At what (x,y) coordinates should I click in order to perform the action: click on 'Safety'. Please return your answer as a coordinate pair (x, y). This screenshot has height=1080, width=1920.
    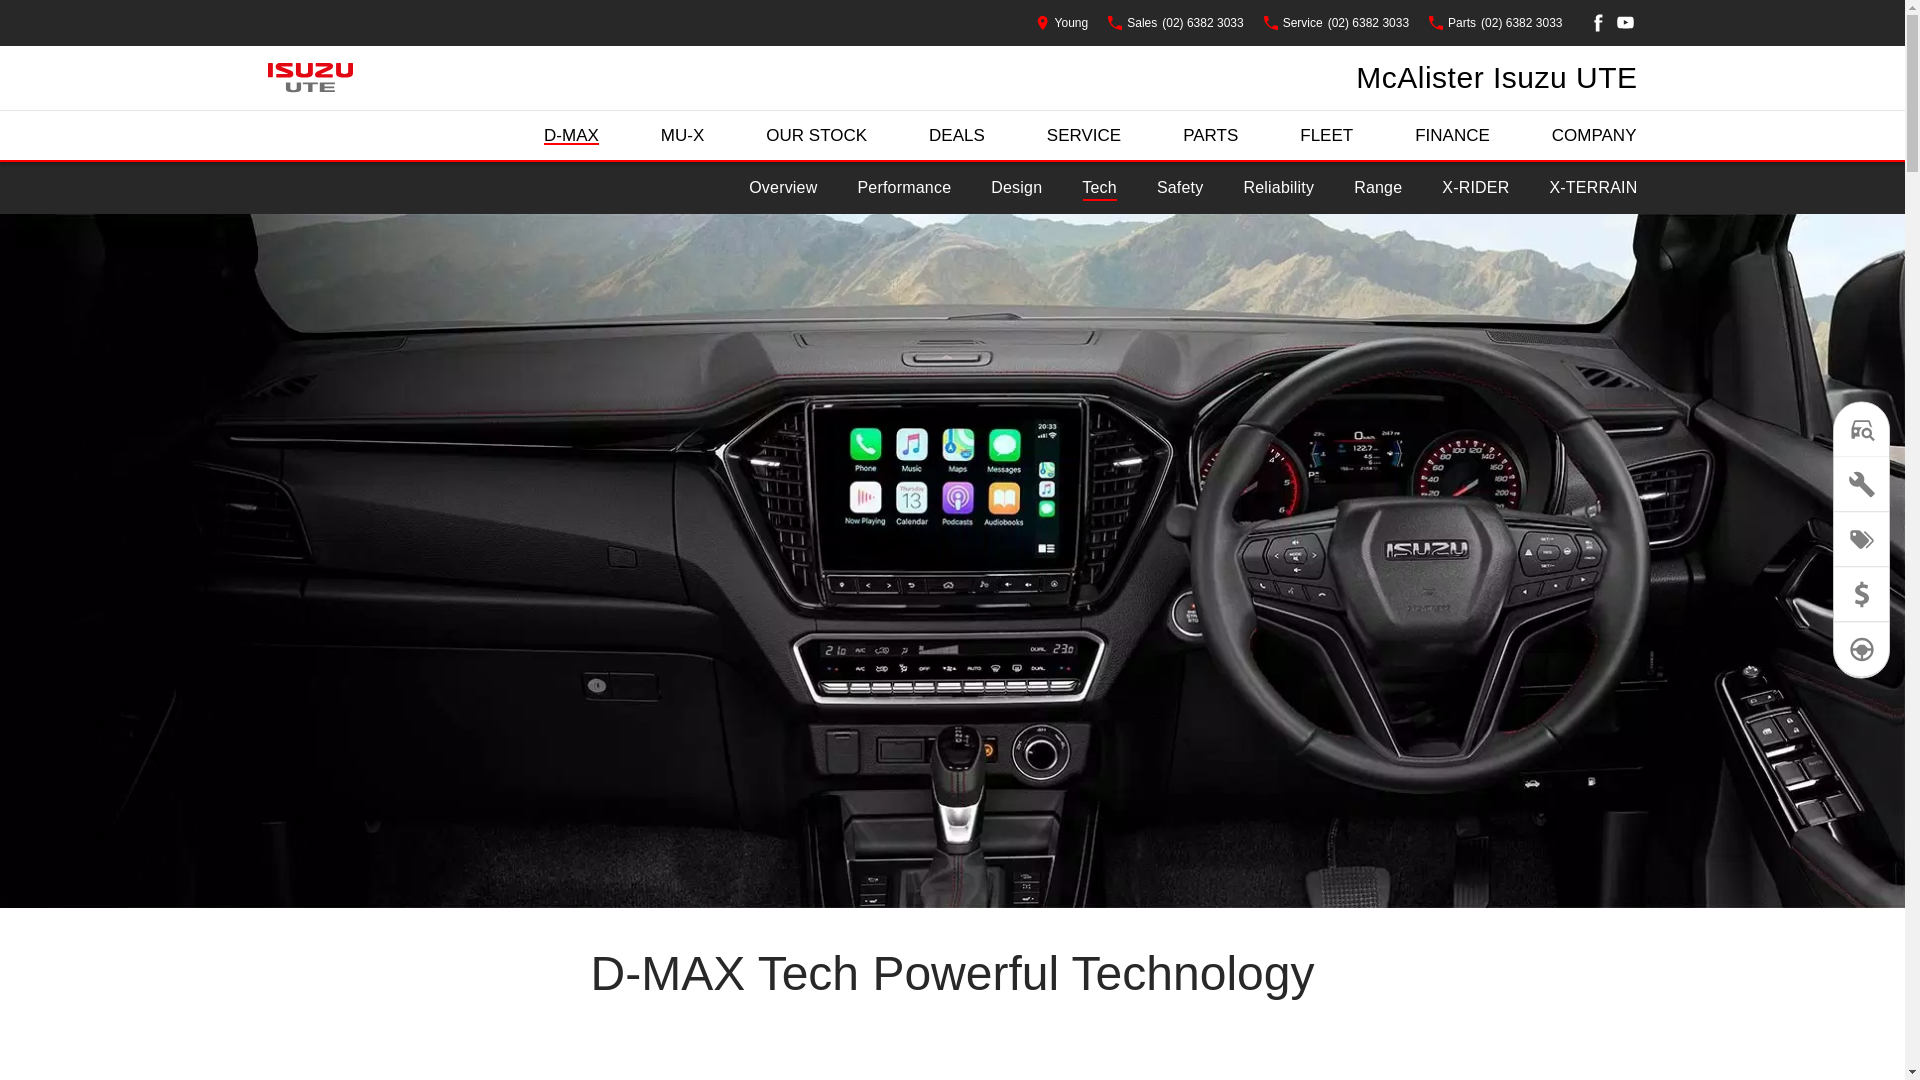
    Looking at the image, I should click on (1180, 188).